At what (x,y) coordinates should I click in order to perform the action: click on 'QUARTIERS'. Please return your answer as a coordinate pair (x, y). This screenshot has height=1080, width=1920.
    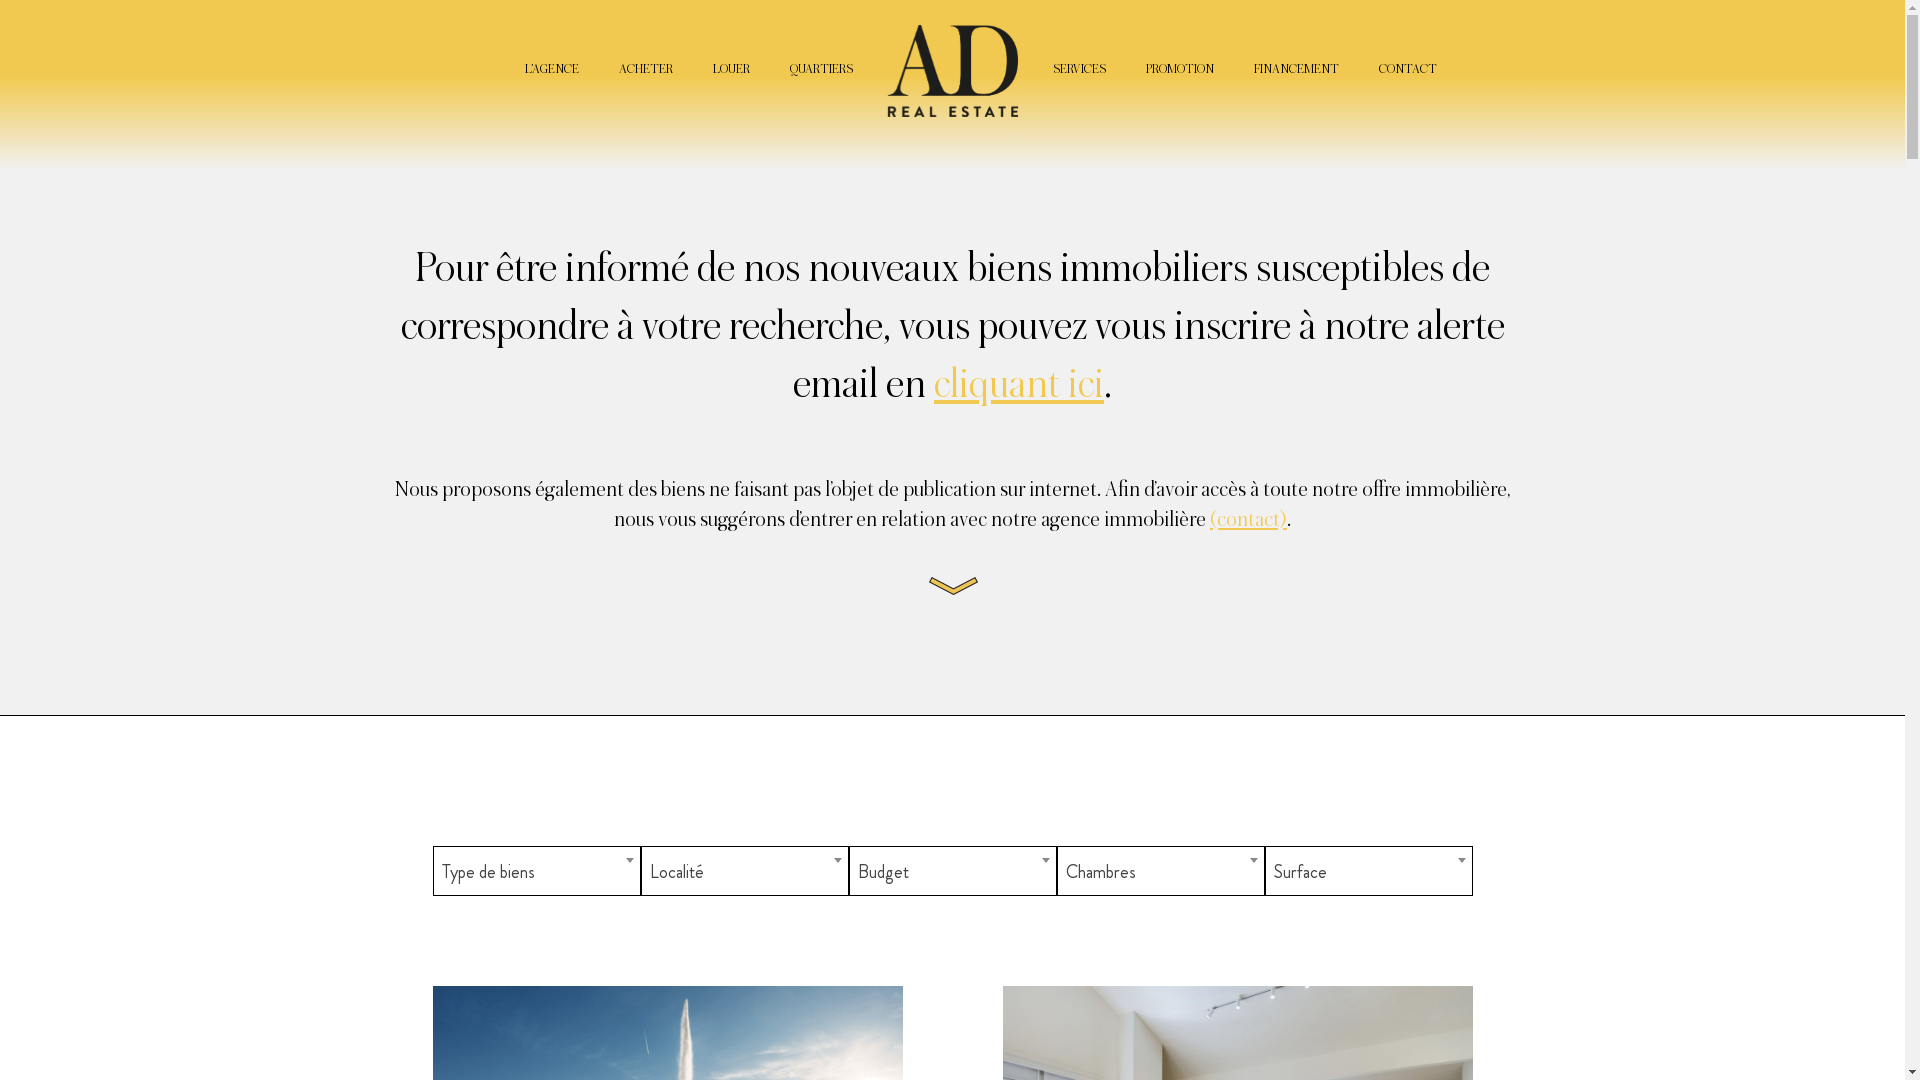
    Looking at the image, I should click on (789, 68).